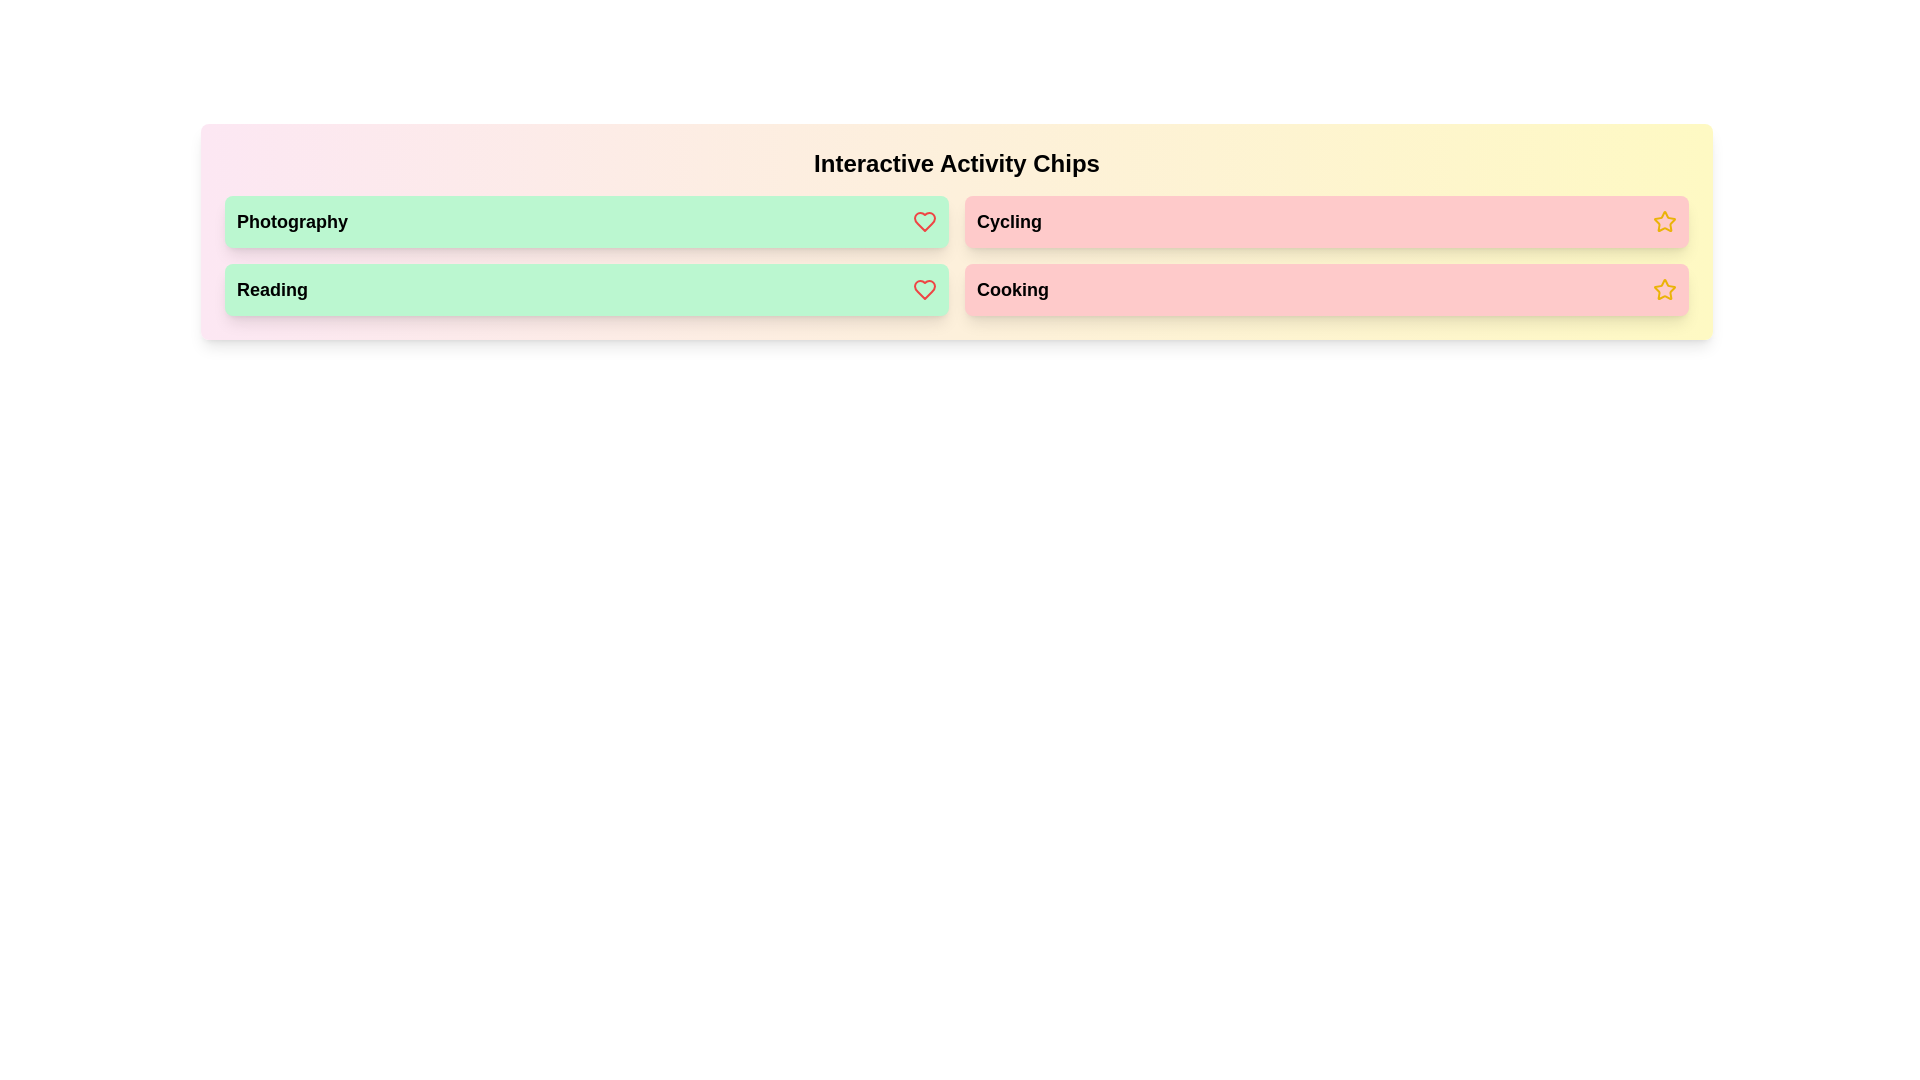 The width and height of the screenshot is (1920, 1080). What do you see at coordinates (1326, 289) in the screenshot?
I see `the chip labeled Cooking to observe its visual feedback` at bounding box center [1326, 289].